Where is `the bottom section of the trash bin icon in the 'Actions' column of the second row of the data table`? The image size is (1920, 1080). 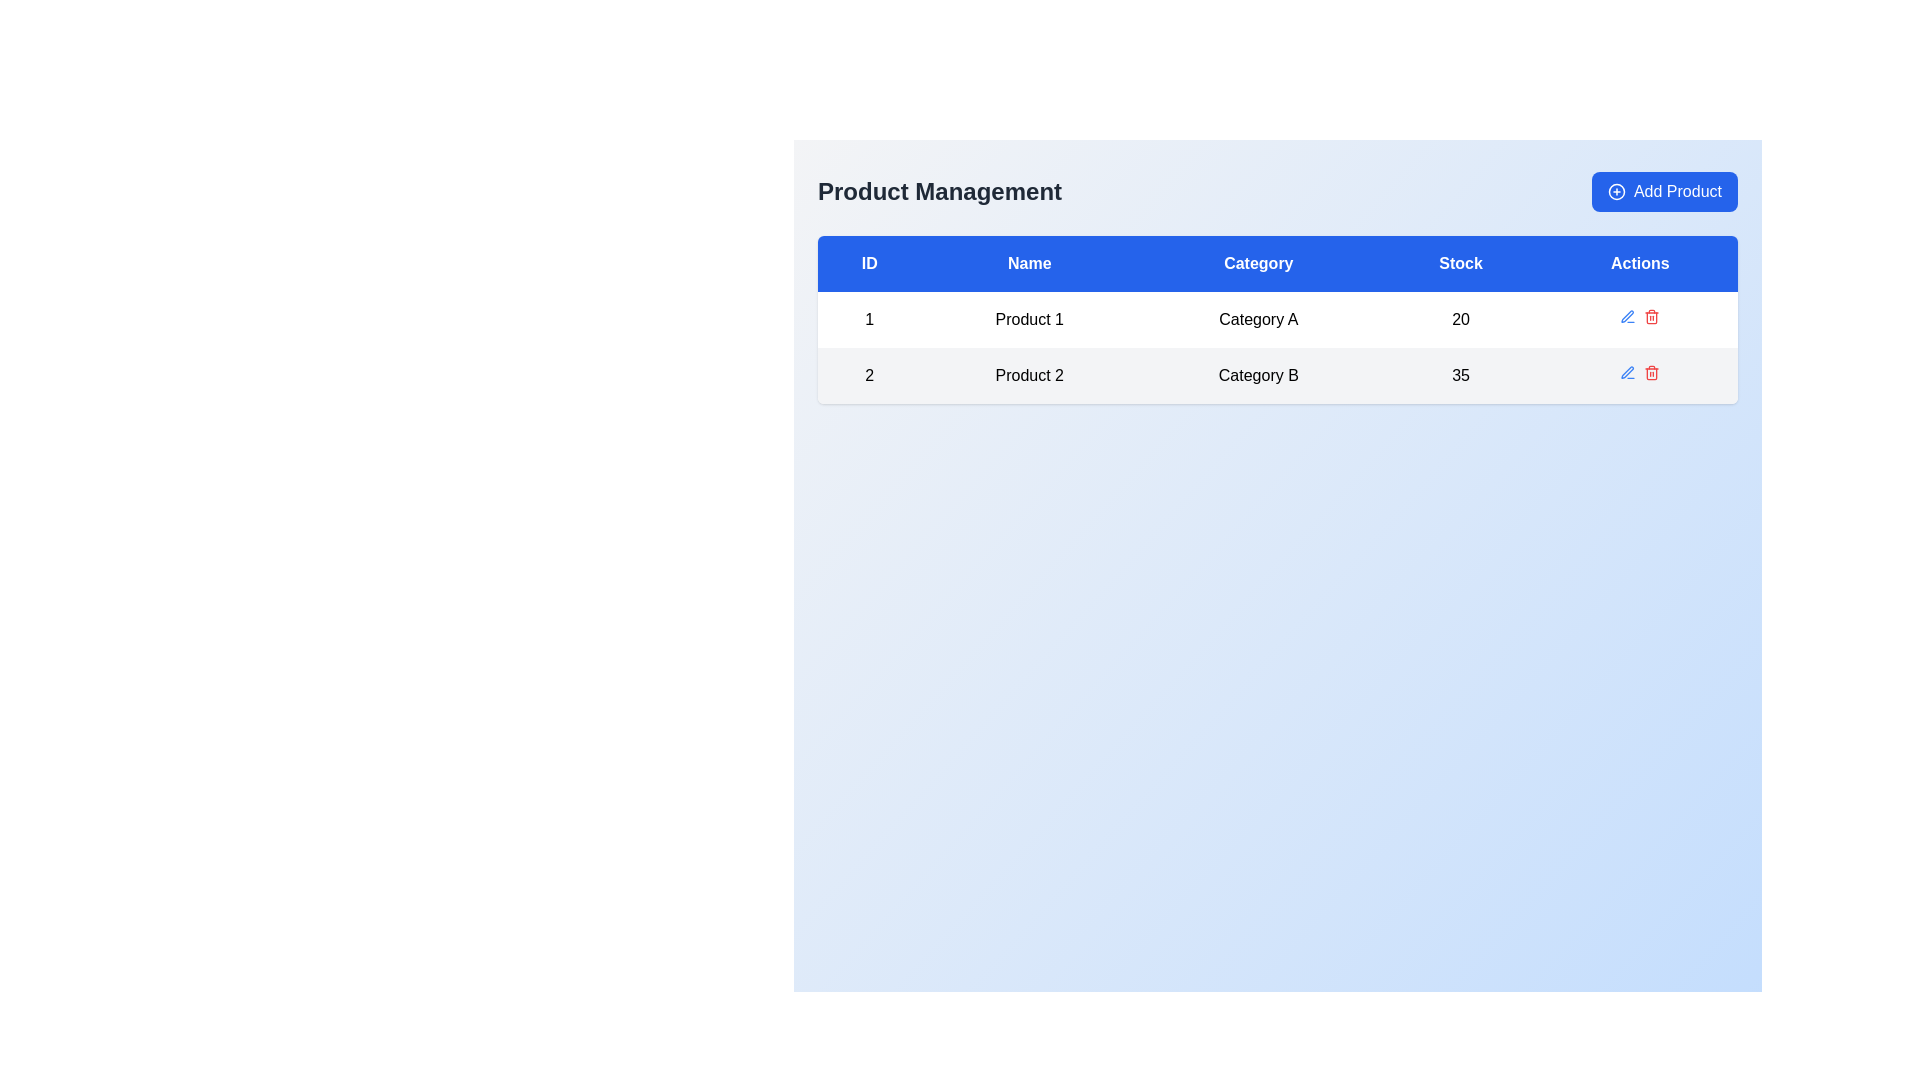
the bottom section of the trash bin icon in the 'Actions' column of the second row of the data table is located at coordinates (1652, 374).